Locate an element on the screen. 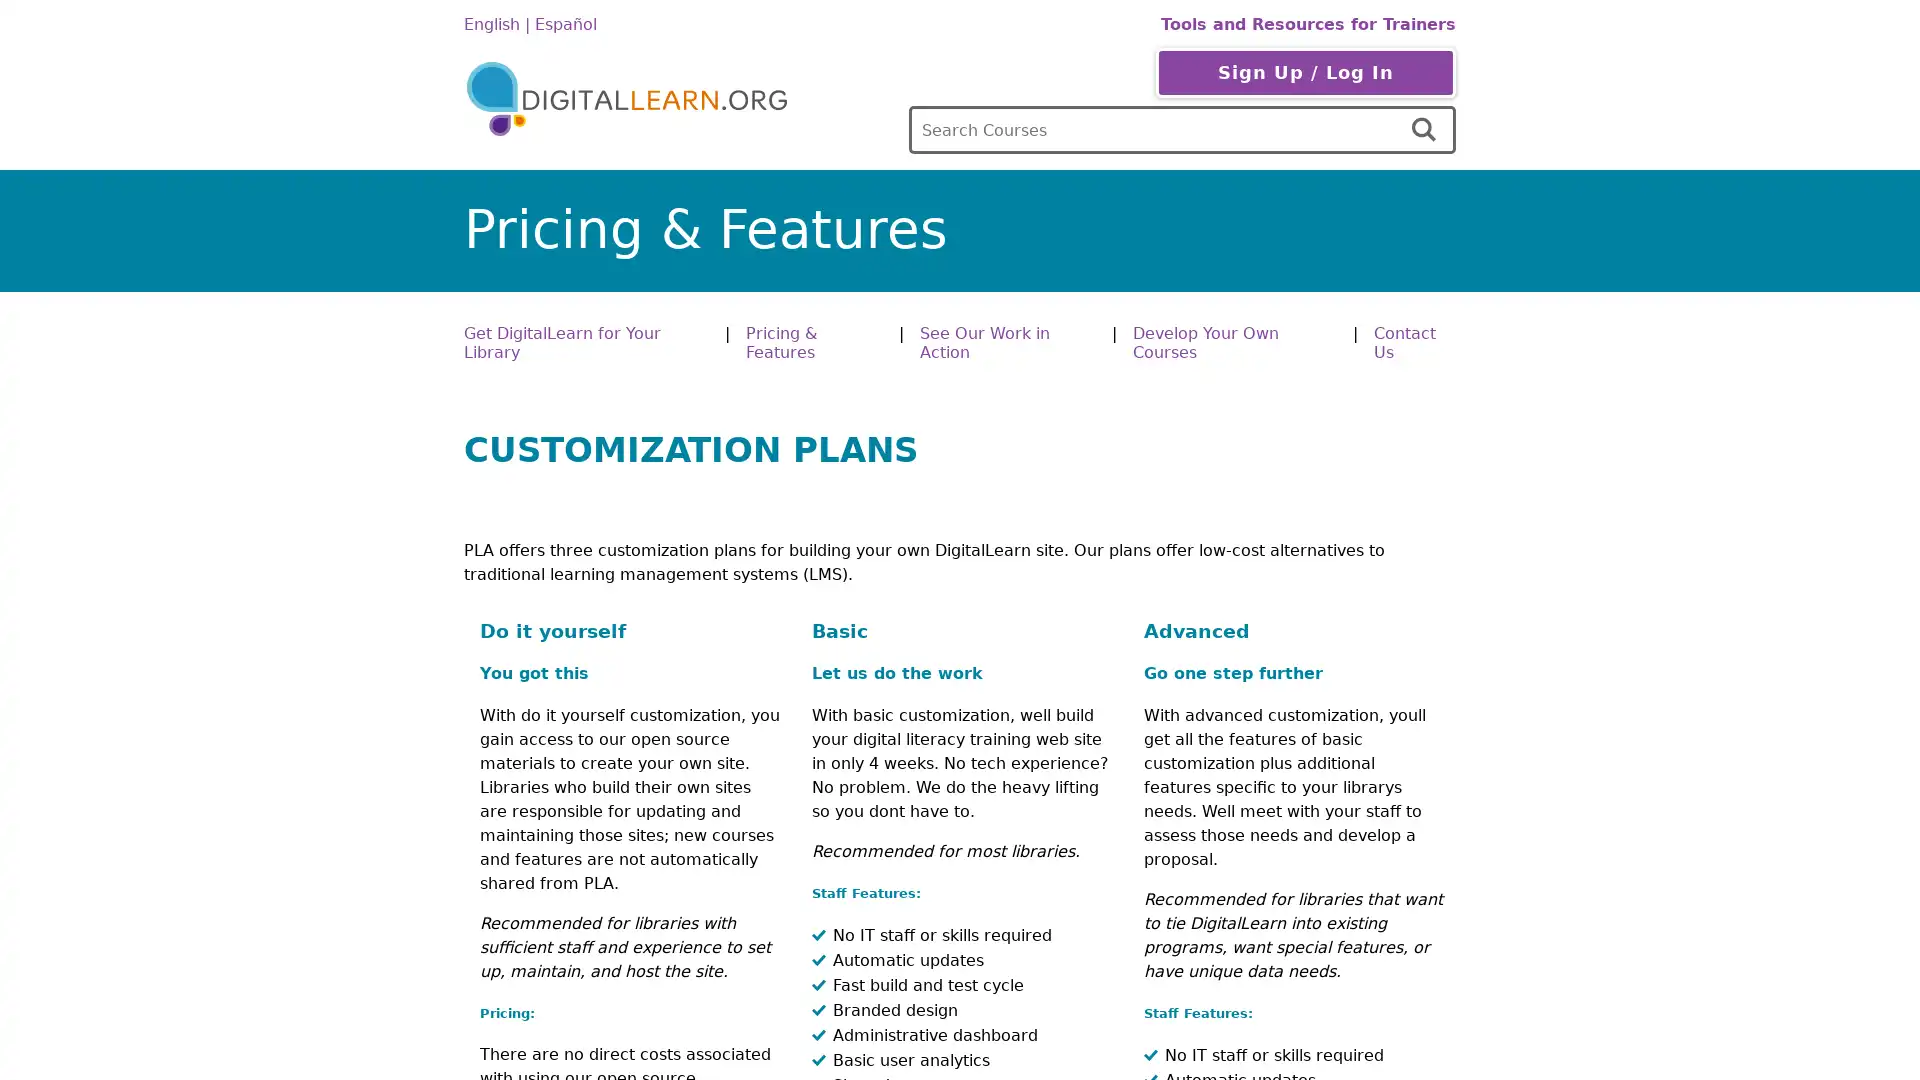 Image resolution: width=1920 pixels, height=1080 pixels. search is located at coordinates (1425, 130).